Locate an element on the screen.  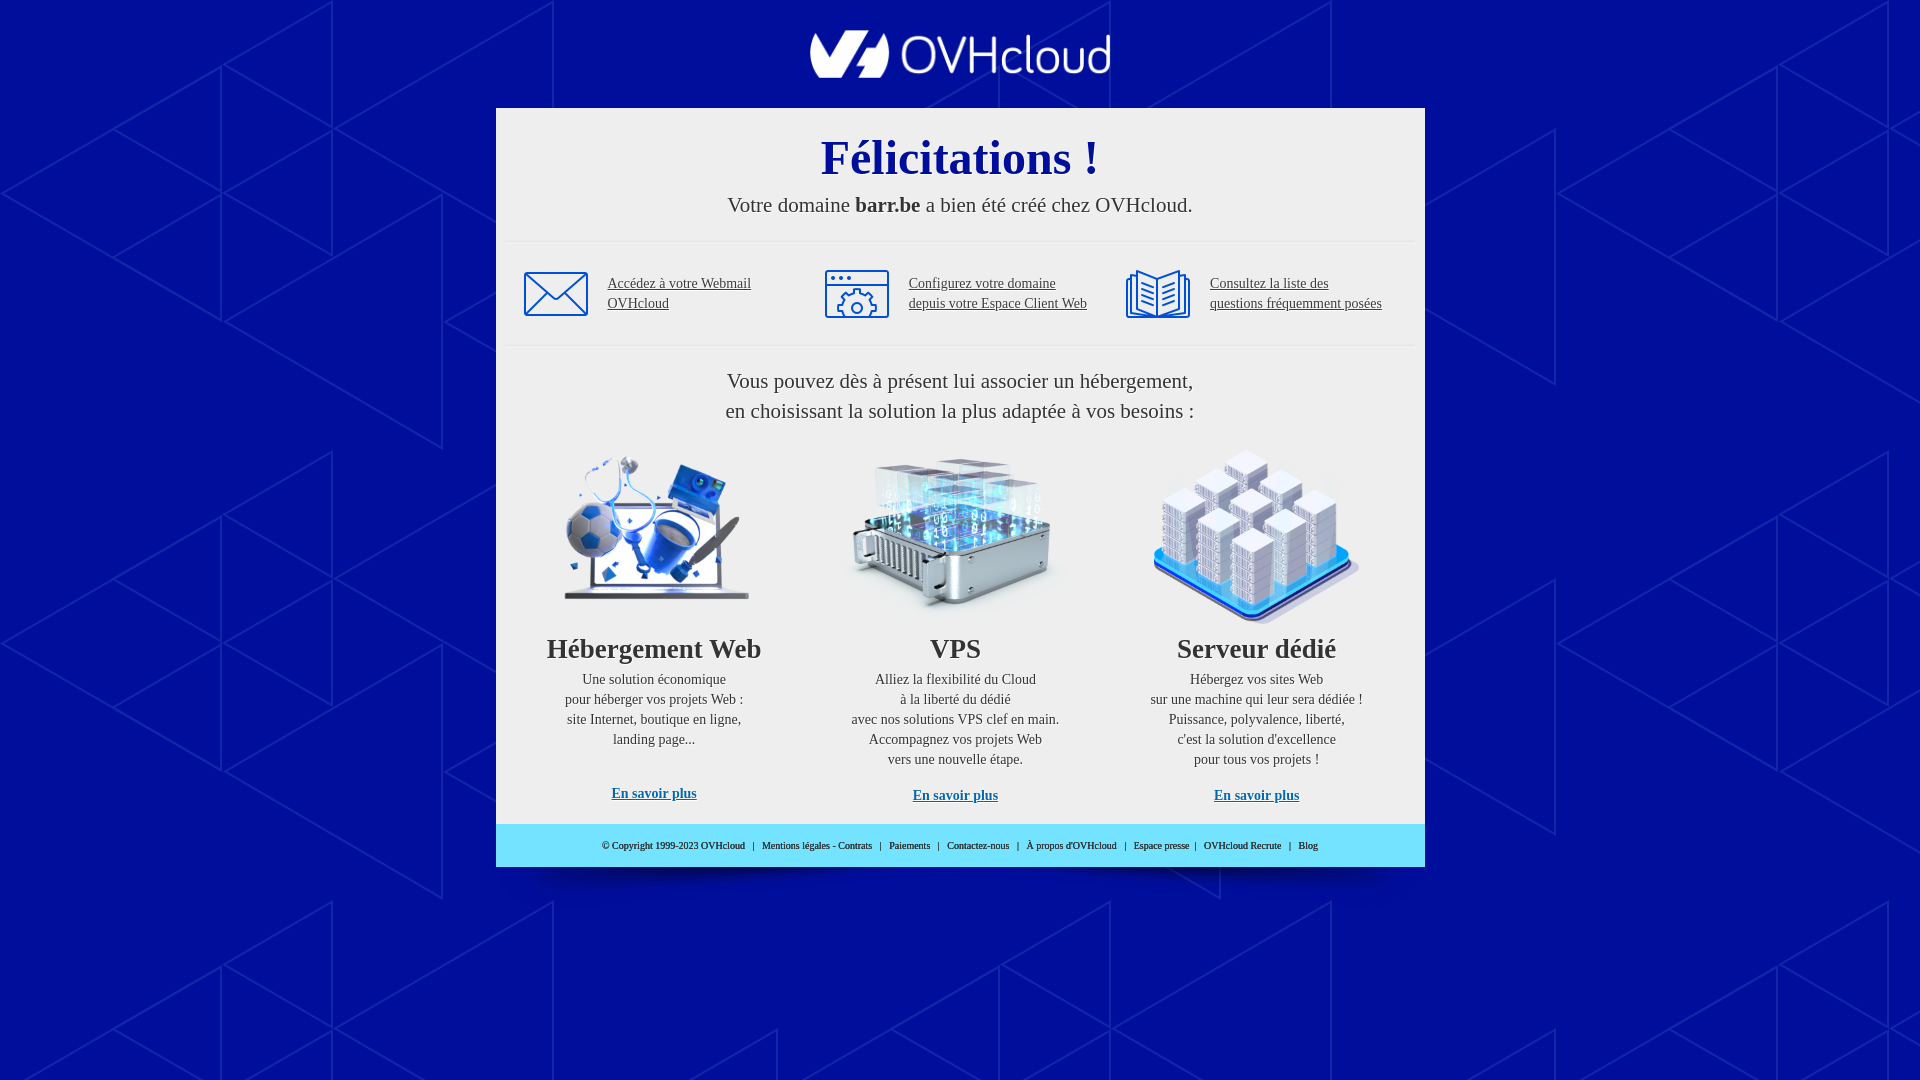
'VPS' is located at coordinates (954, 618).